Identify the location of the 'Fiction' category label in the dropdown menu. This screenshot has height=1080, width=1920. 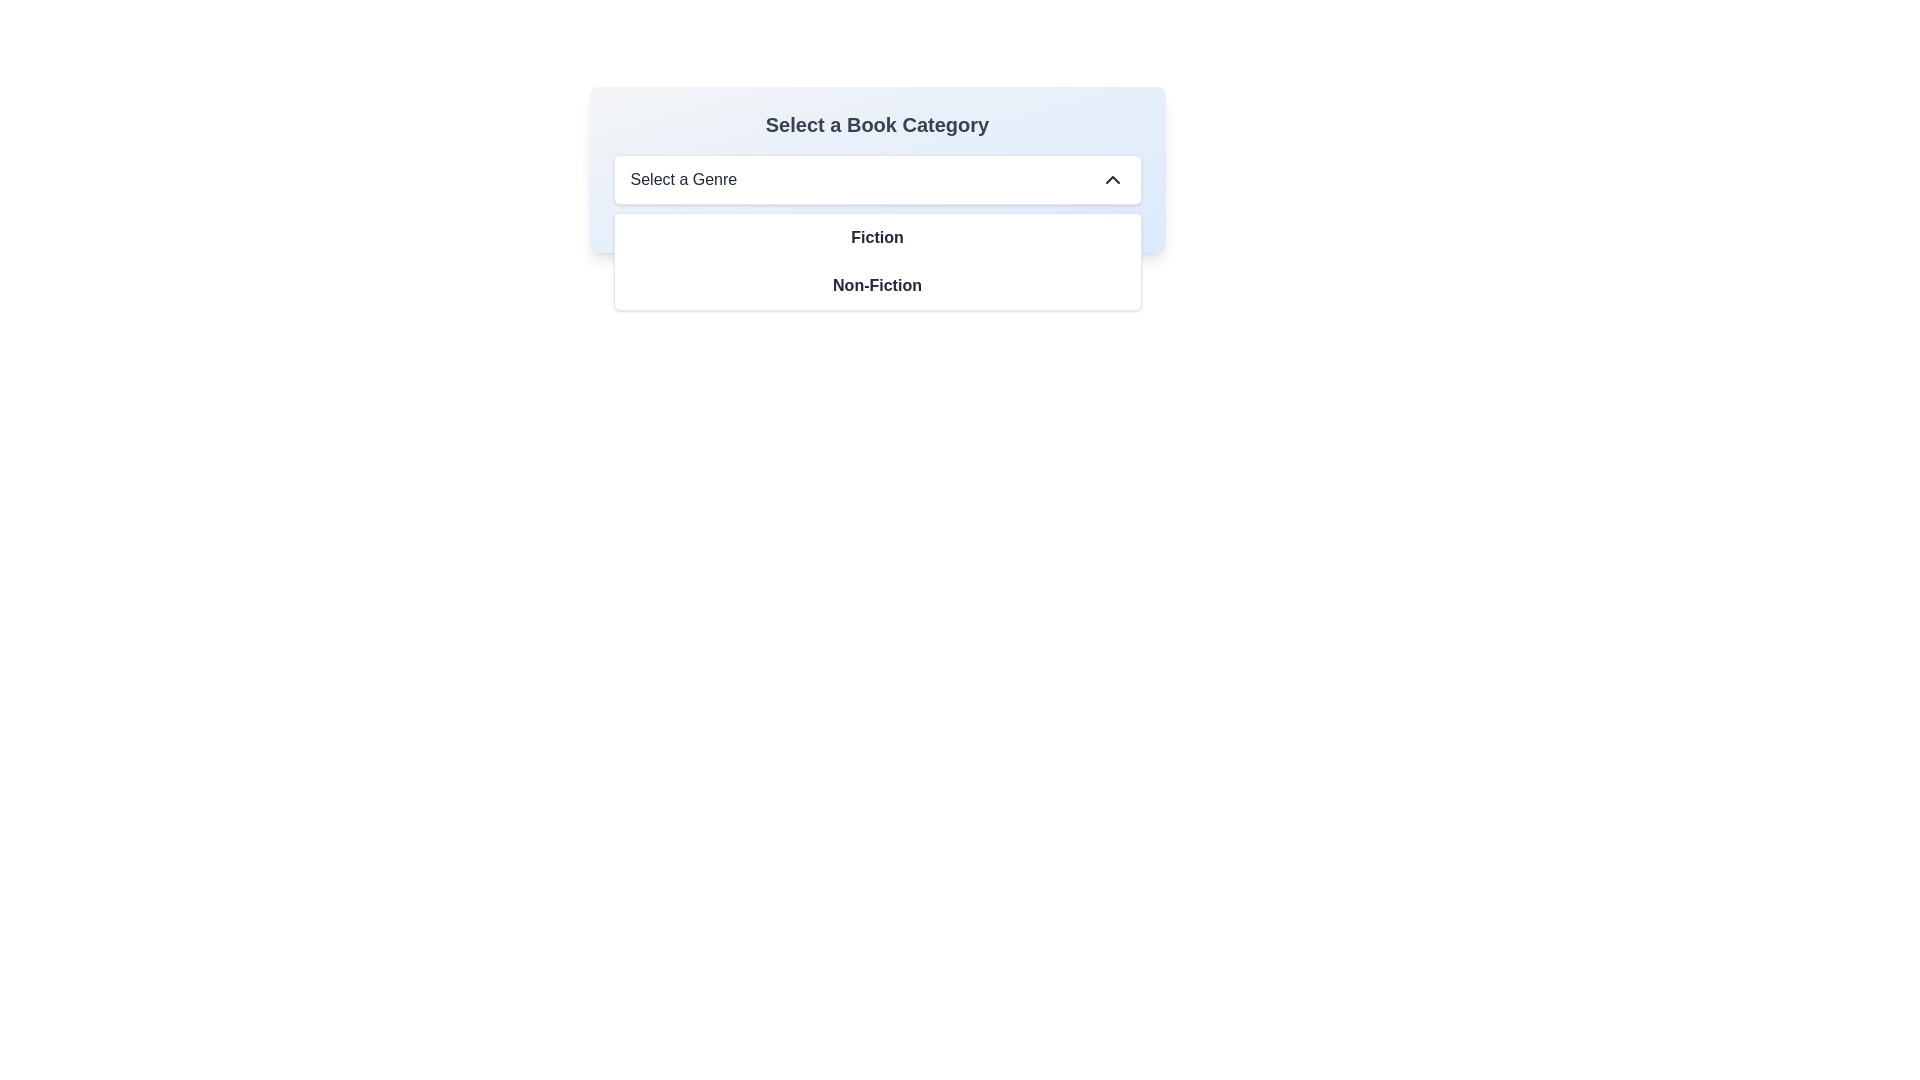
(877, 237).